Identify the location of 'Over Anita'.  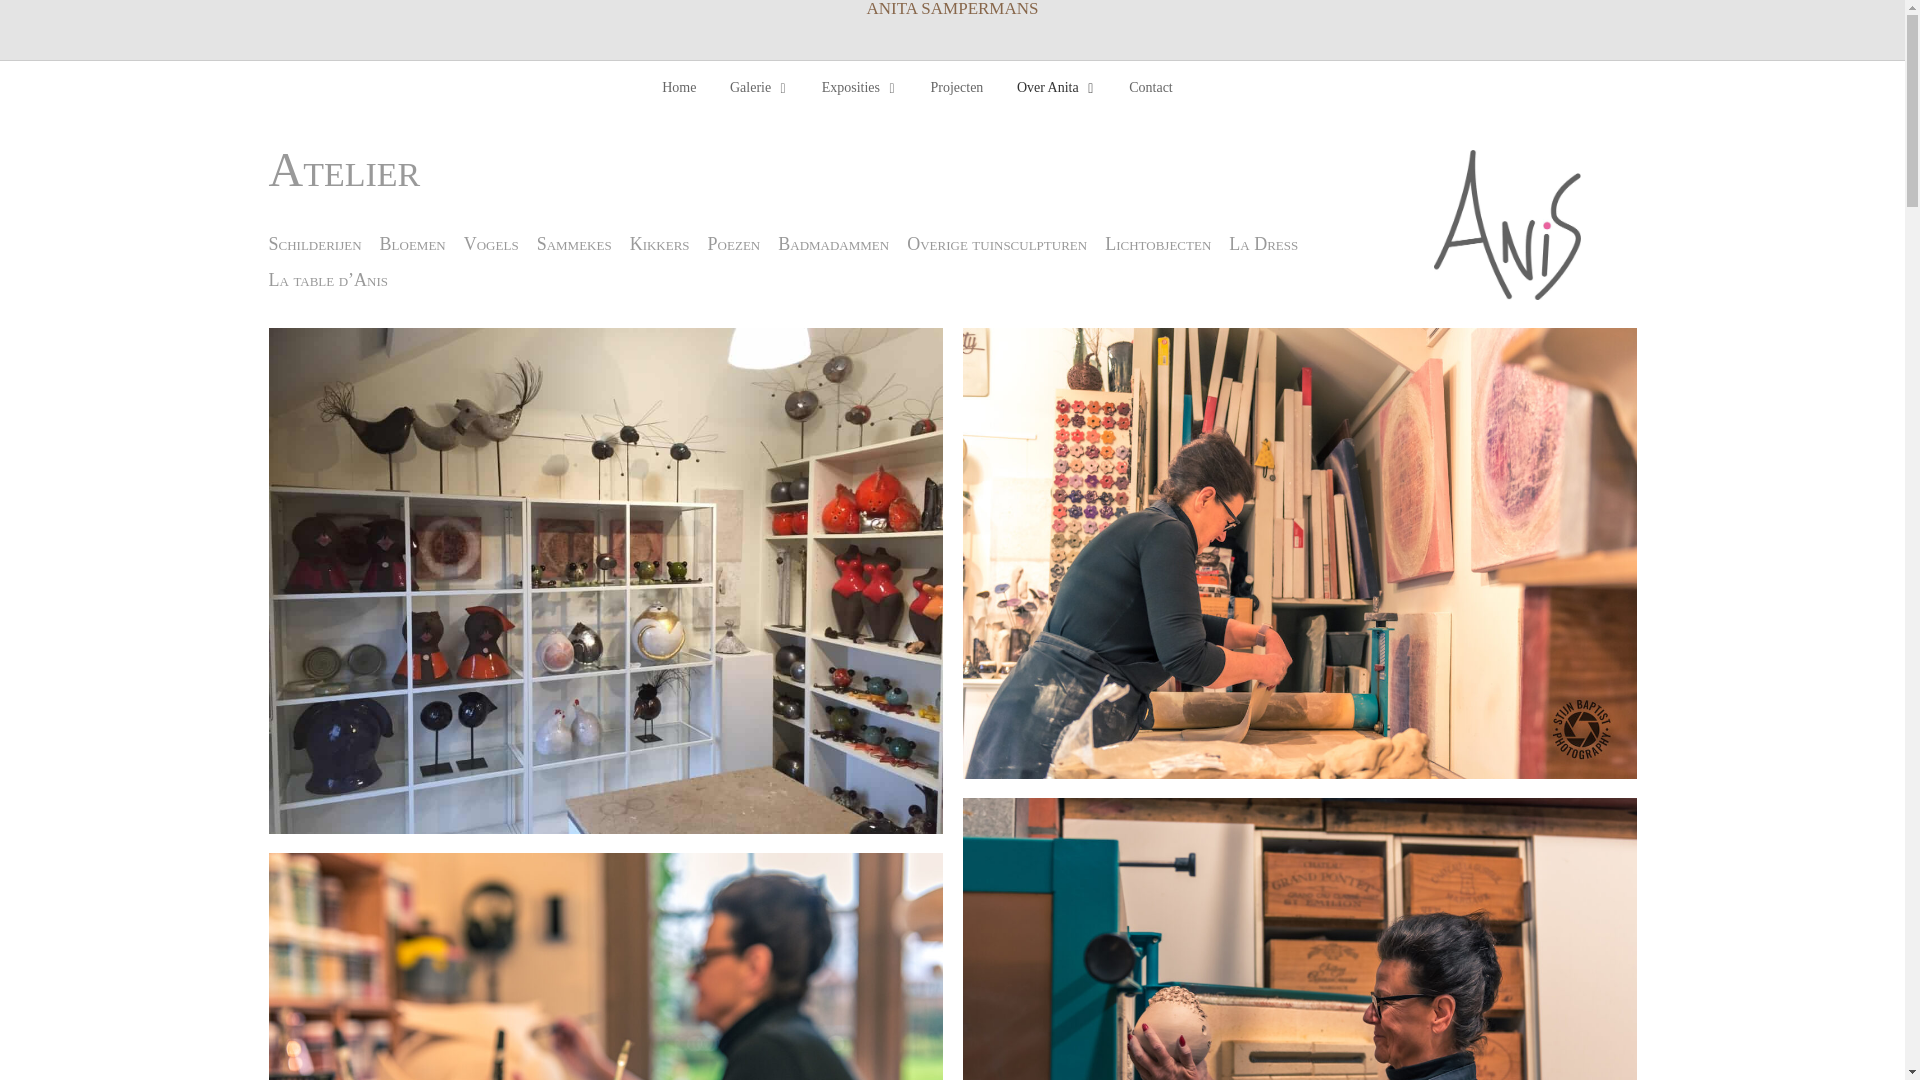
(1055, 87).